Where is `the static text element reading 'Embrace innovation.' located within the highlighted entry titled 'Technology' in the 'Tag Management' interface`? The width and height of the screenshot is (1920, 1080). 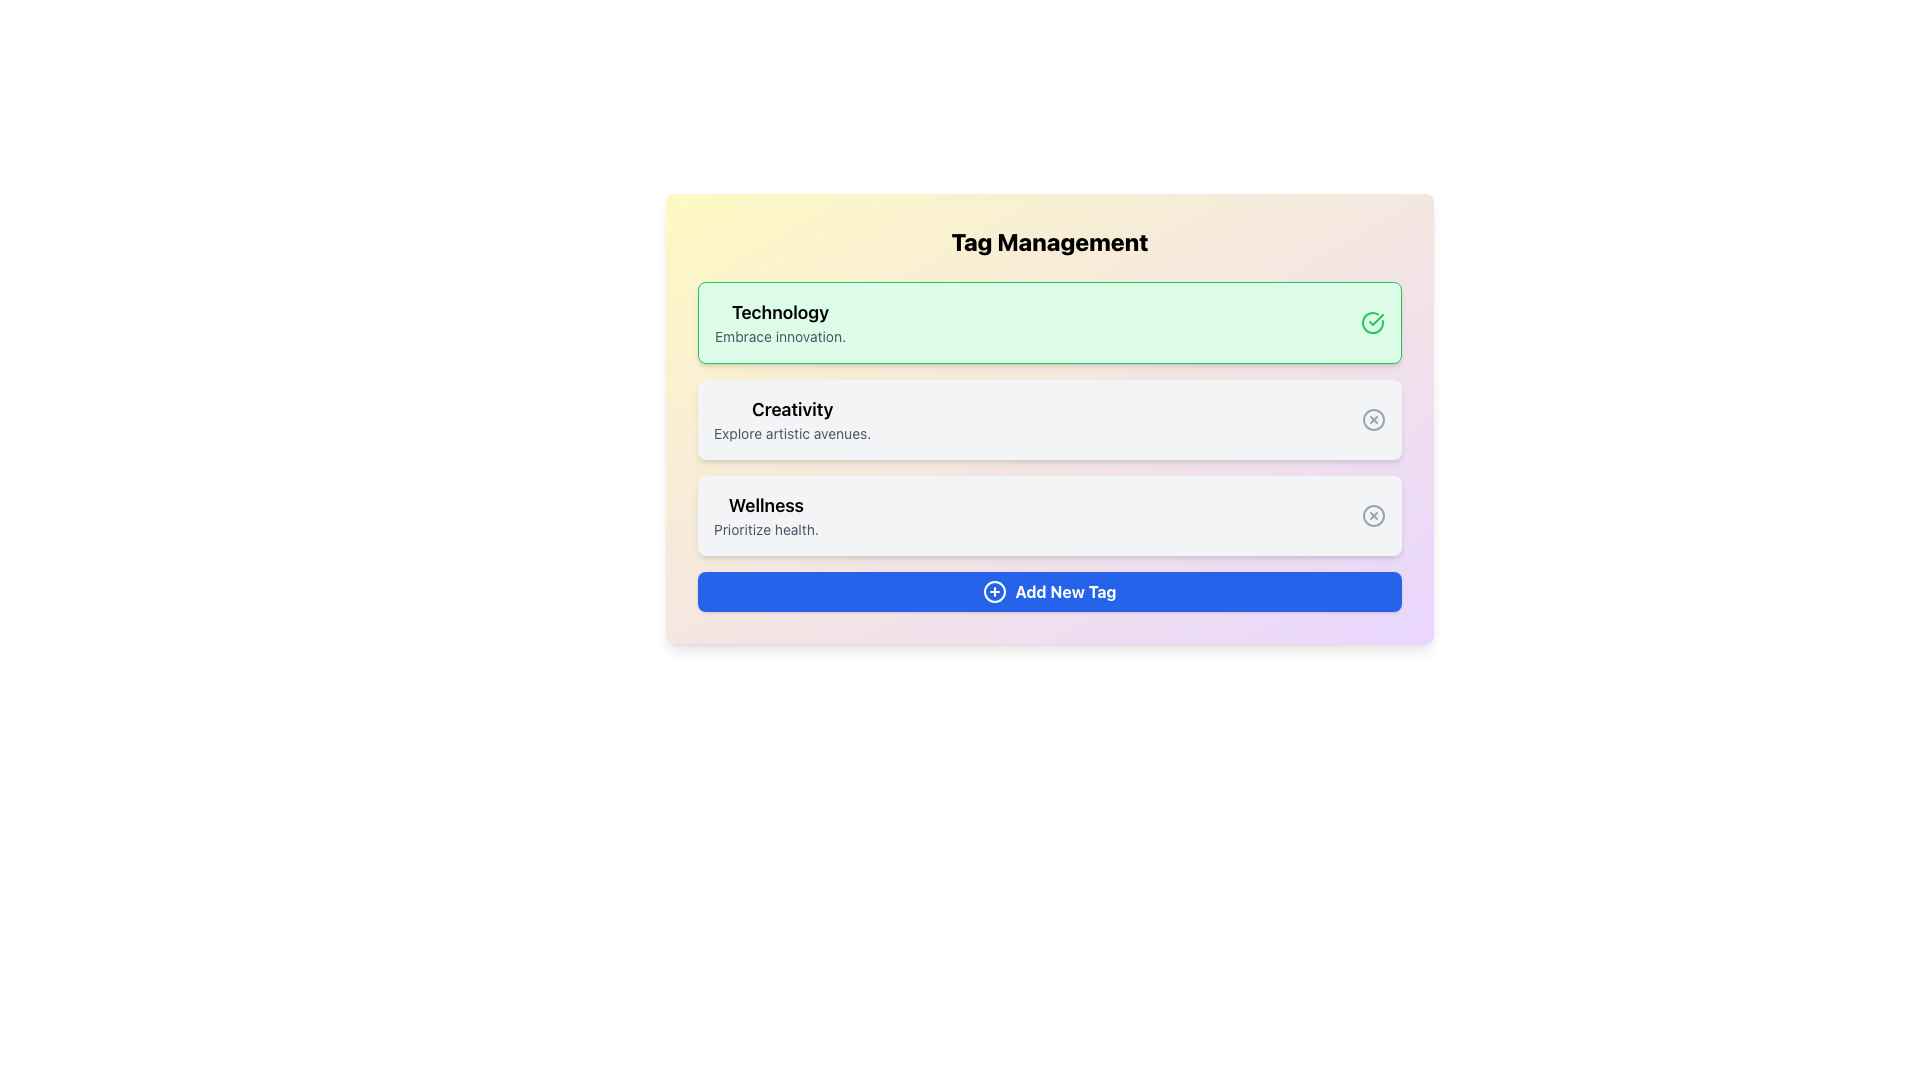 the static text element reading 'Embrace innovation.' located within the highlighted entry titled 'Technology' in the 'Tag Management' interface is located at coordinates (779, 335).